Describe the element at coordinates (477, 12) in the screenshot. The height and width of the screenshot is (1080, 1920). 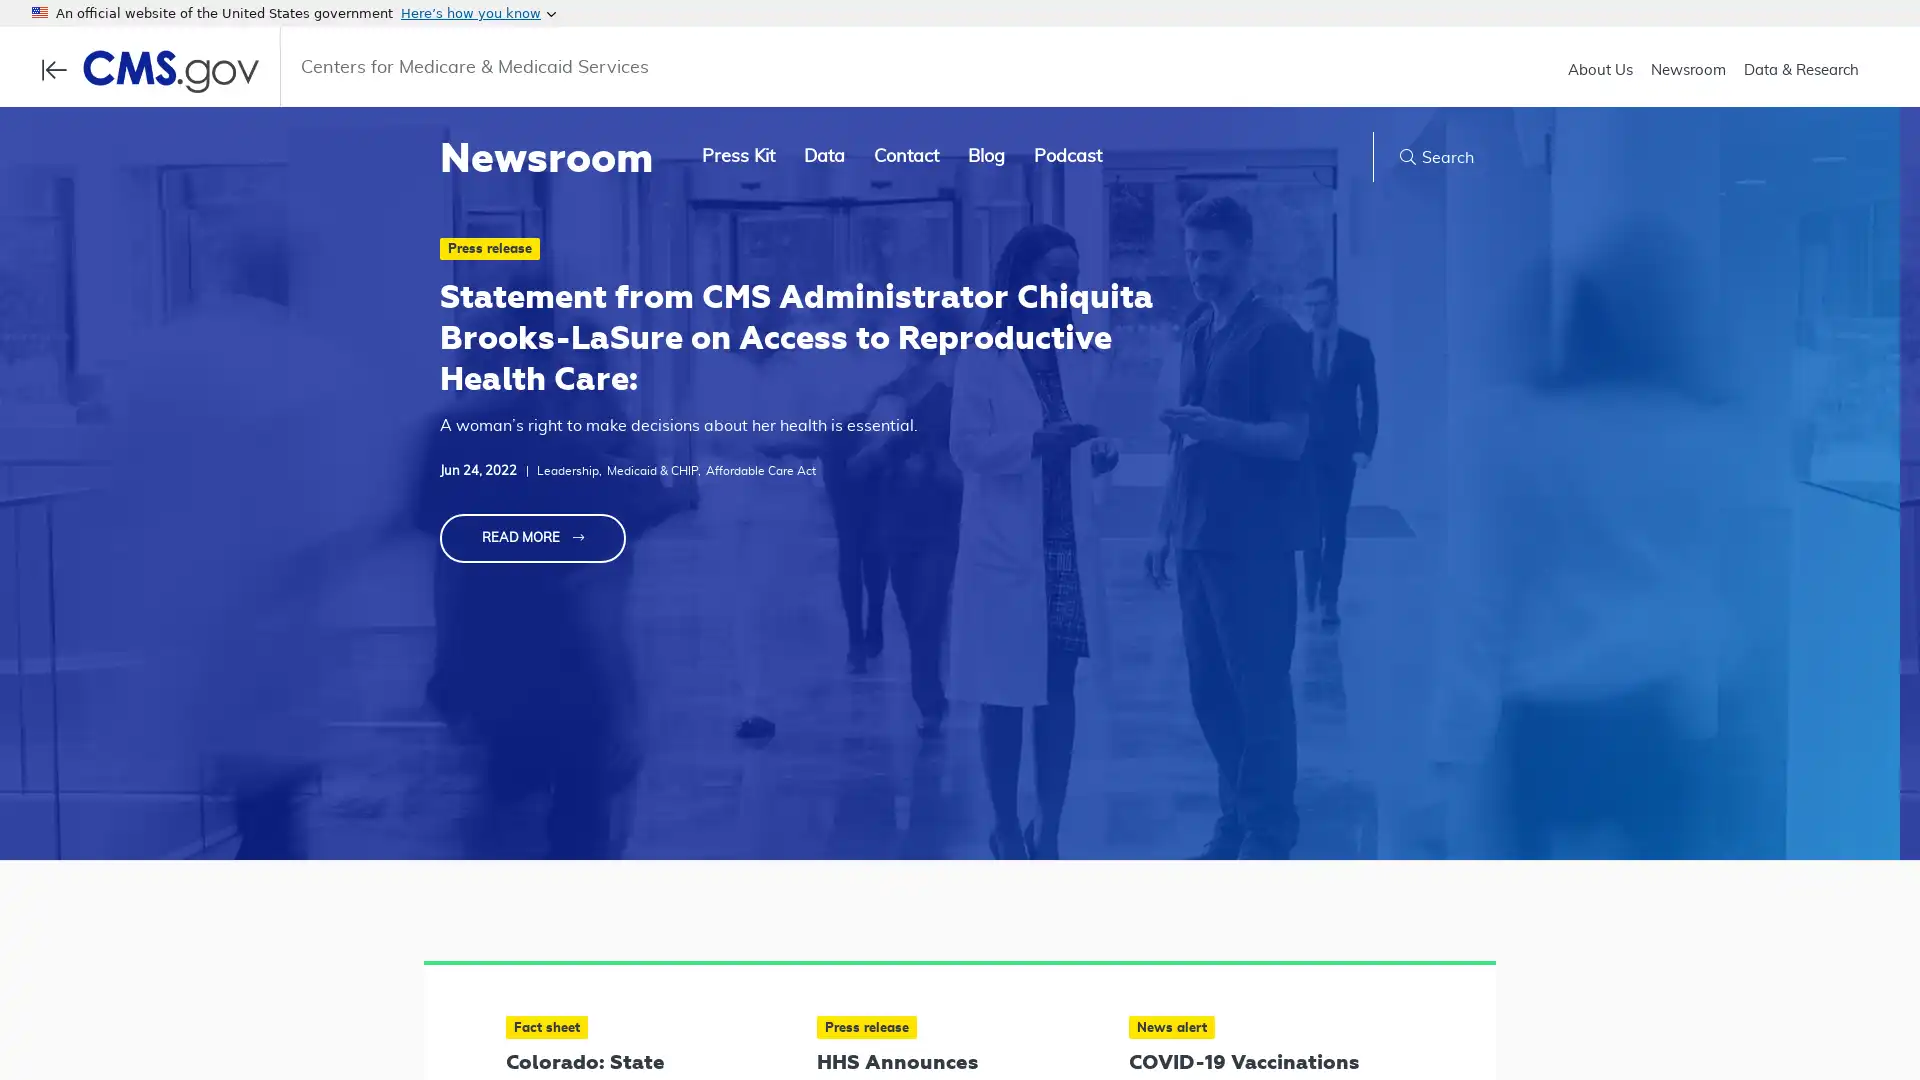
I see `Heres how you know` at that location.